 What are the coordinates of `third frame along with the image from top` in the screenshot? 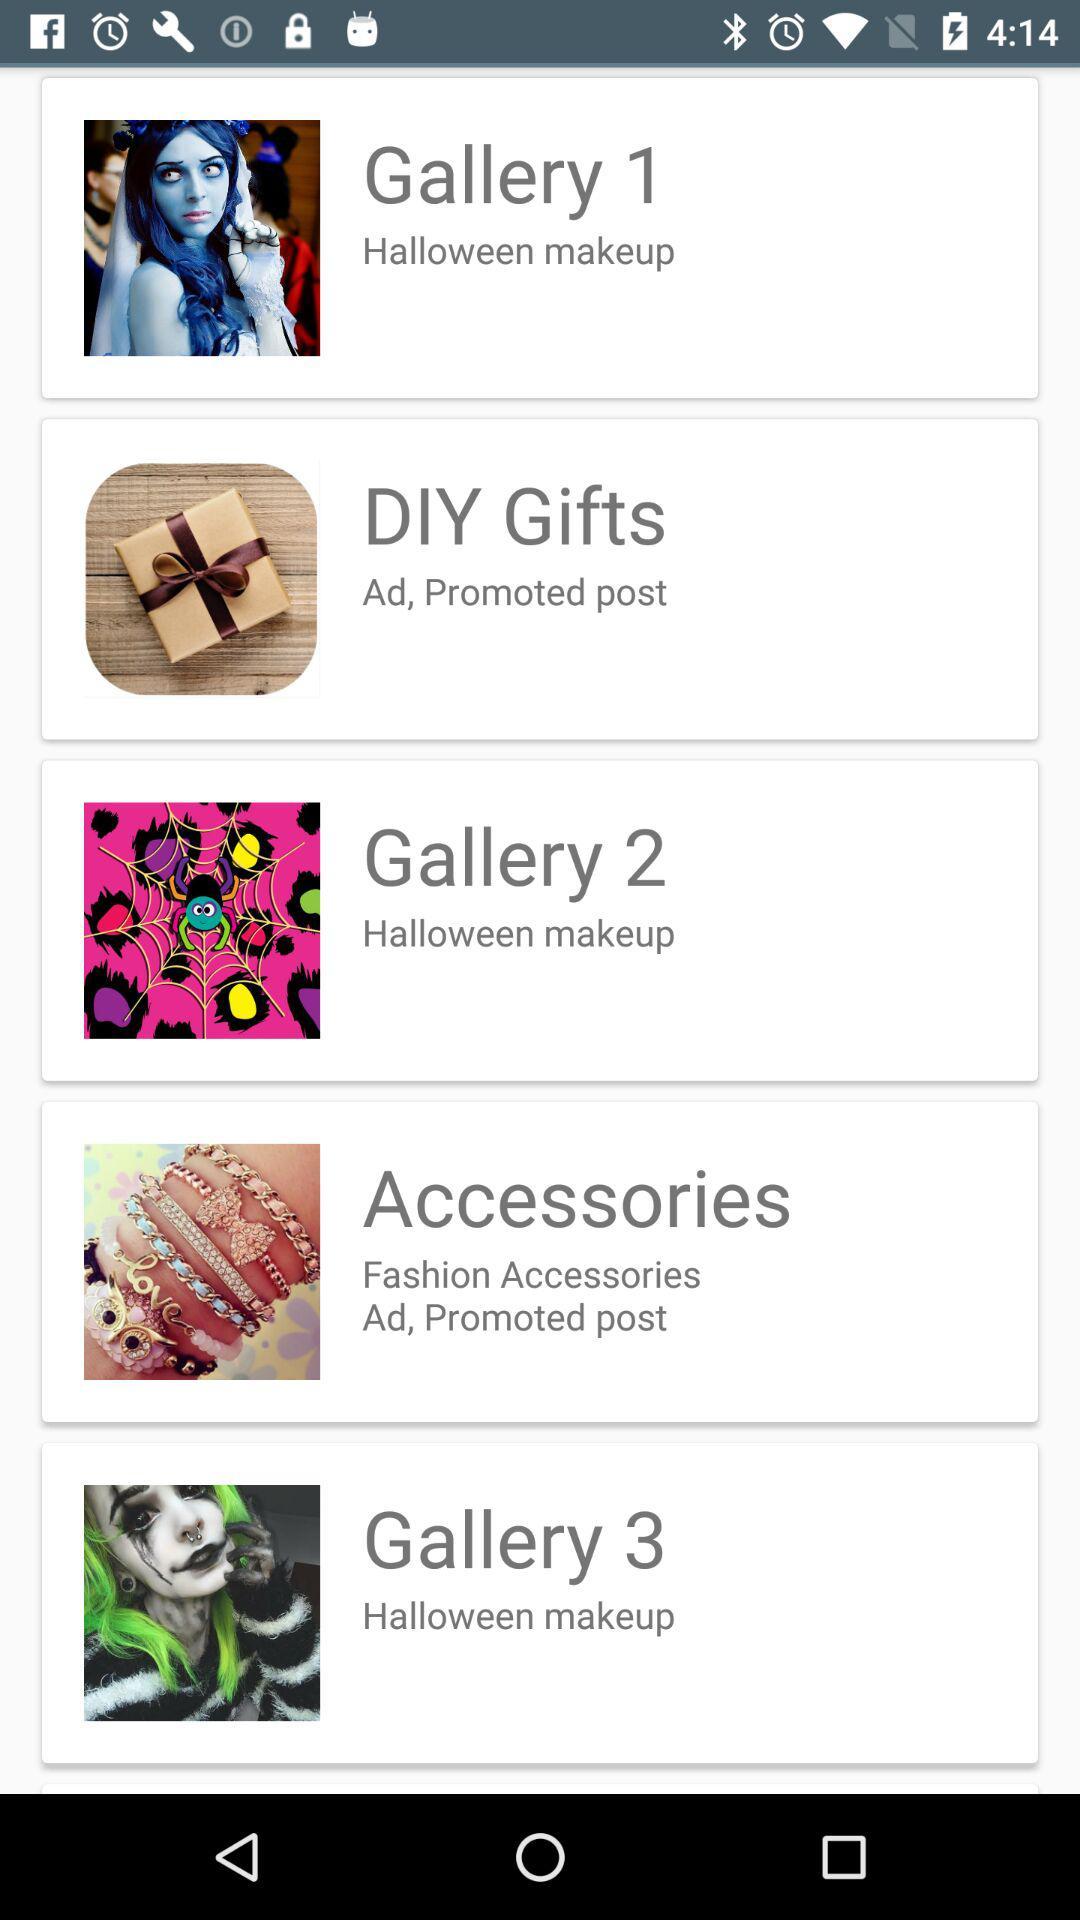 It's located at (540, 920).